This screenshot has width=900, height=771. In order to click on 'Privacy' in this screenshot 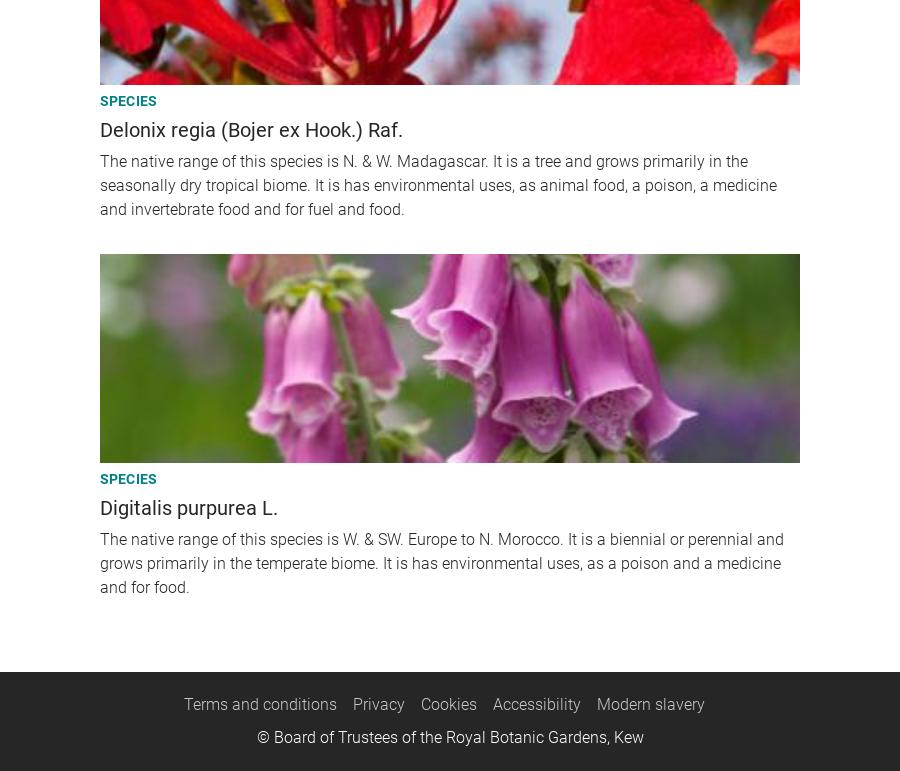, I will do `click(378, 702)`.